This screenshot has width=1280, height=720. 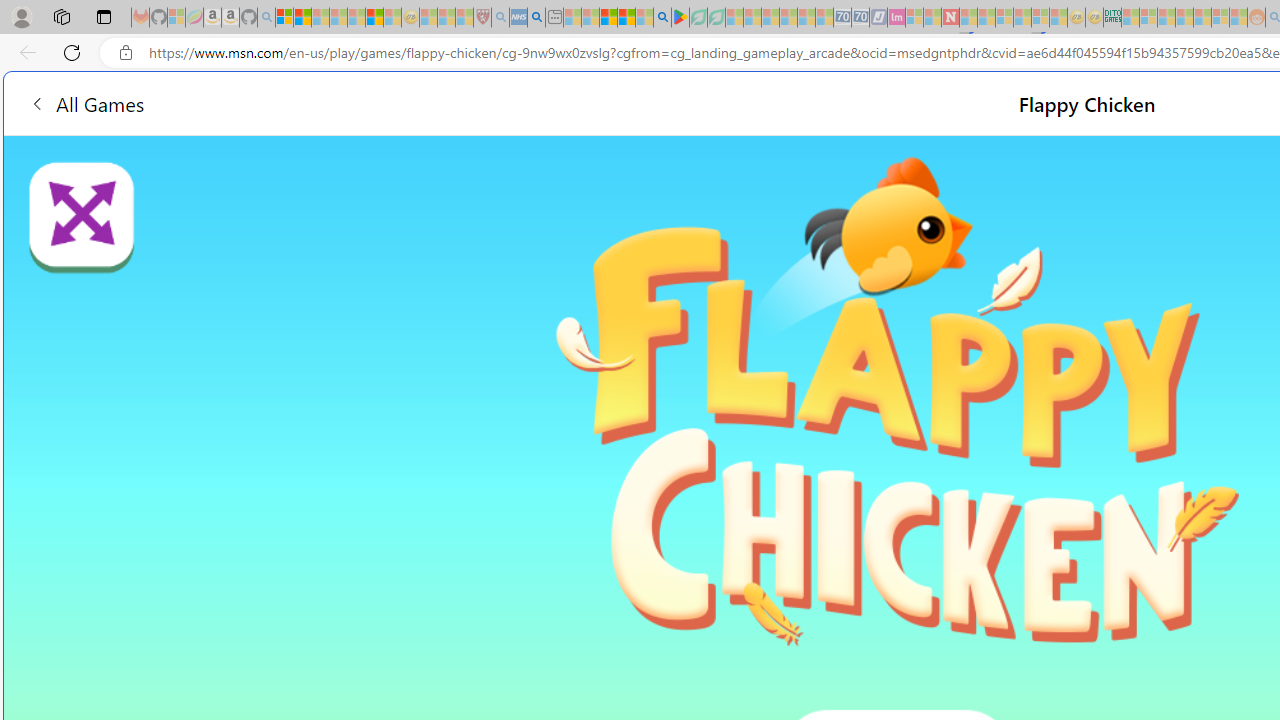 I want to click on 'Pets - MSN', so click(x=625, y=17).